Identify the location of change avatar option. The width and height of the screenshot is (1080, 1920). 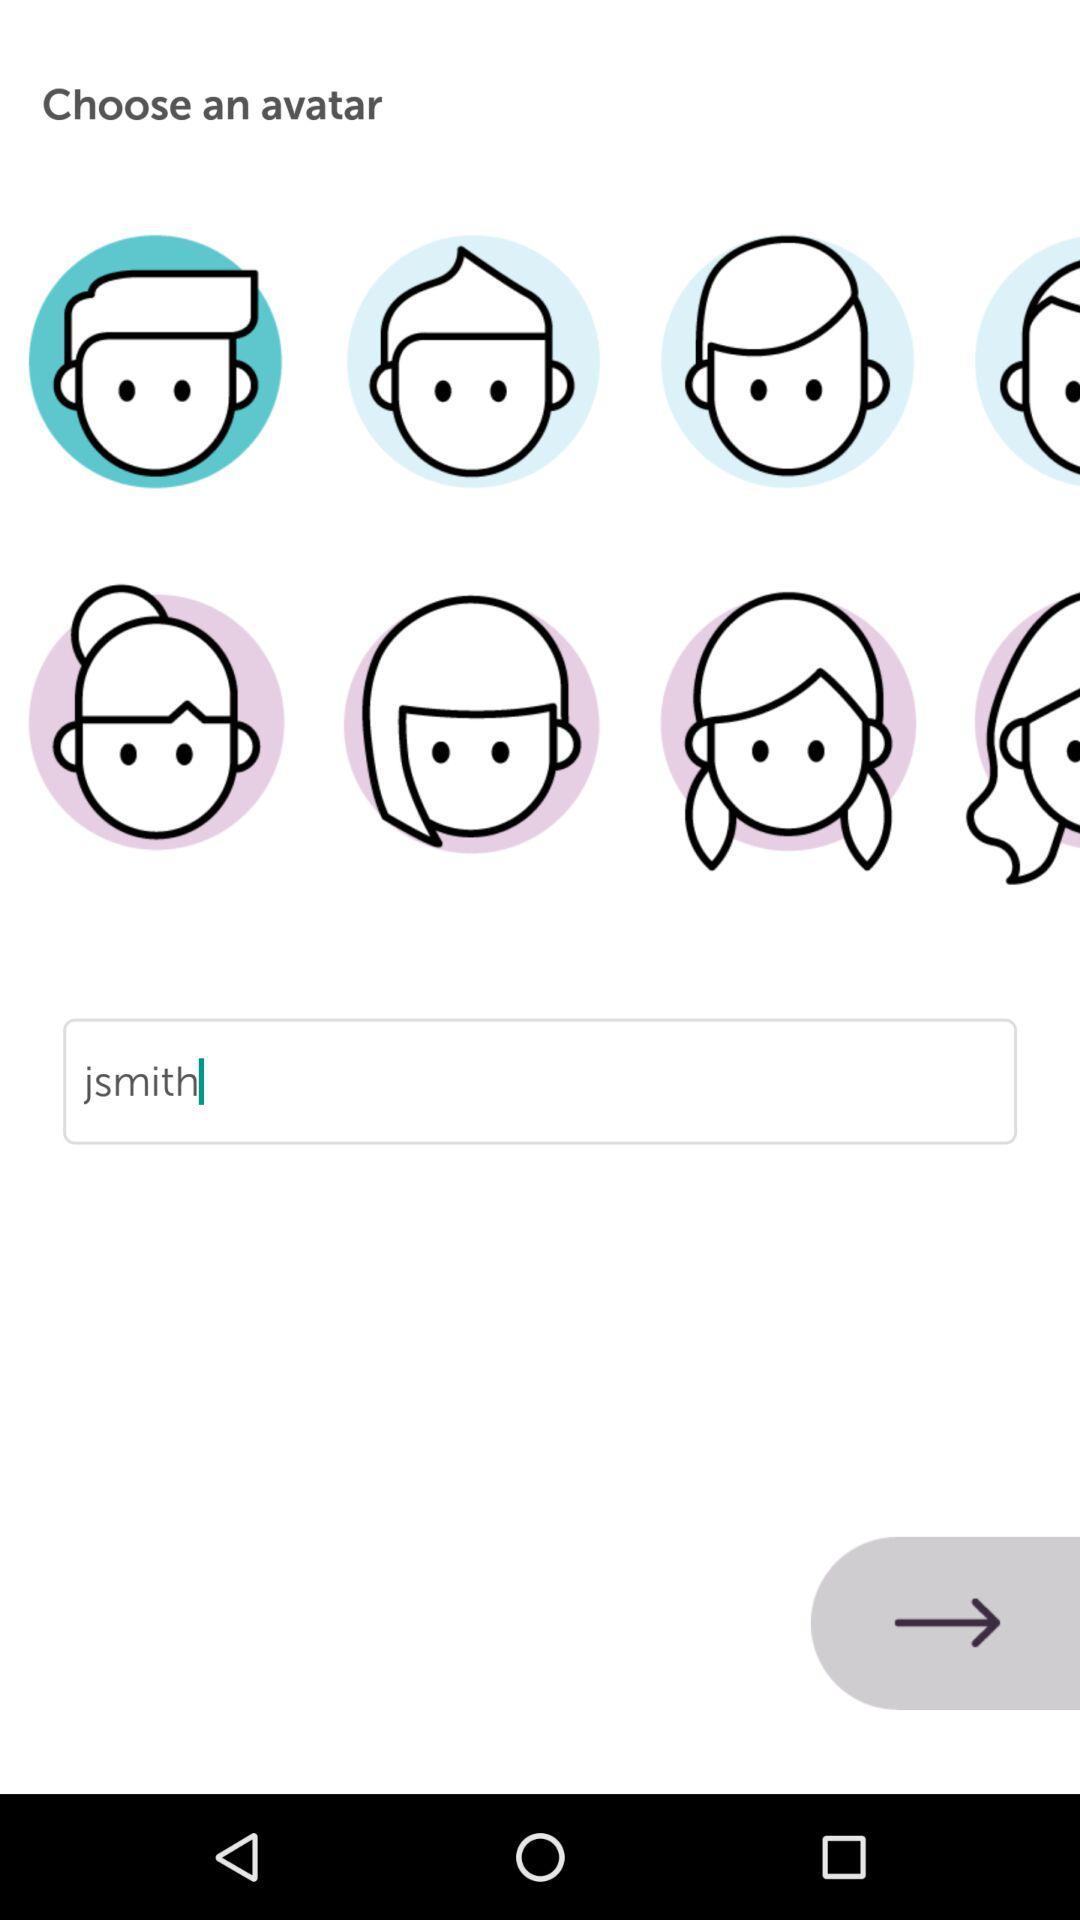
(472, 391).